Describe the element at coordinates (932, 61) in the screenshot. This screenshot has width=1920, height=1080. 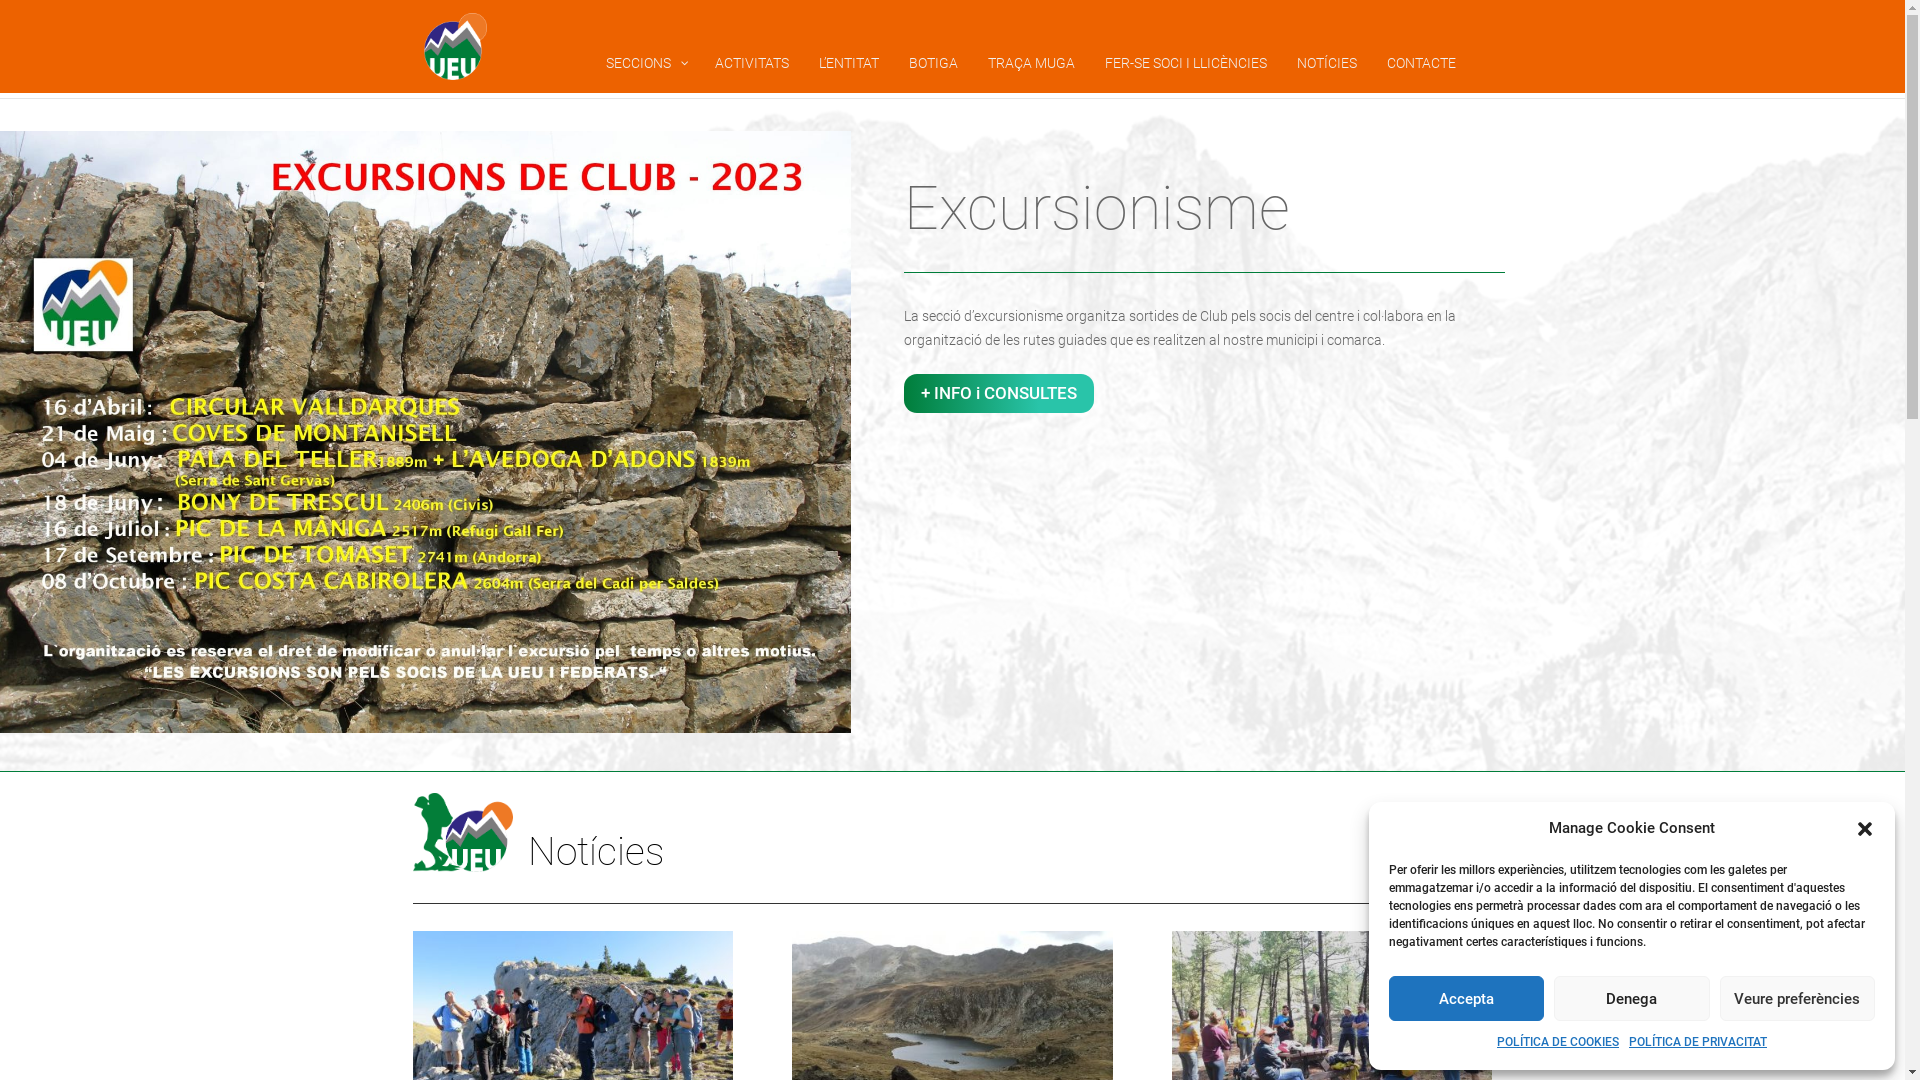
I see `'BOTIGA'` at that location.